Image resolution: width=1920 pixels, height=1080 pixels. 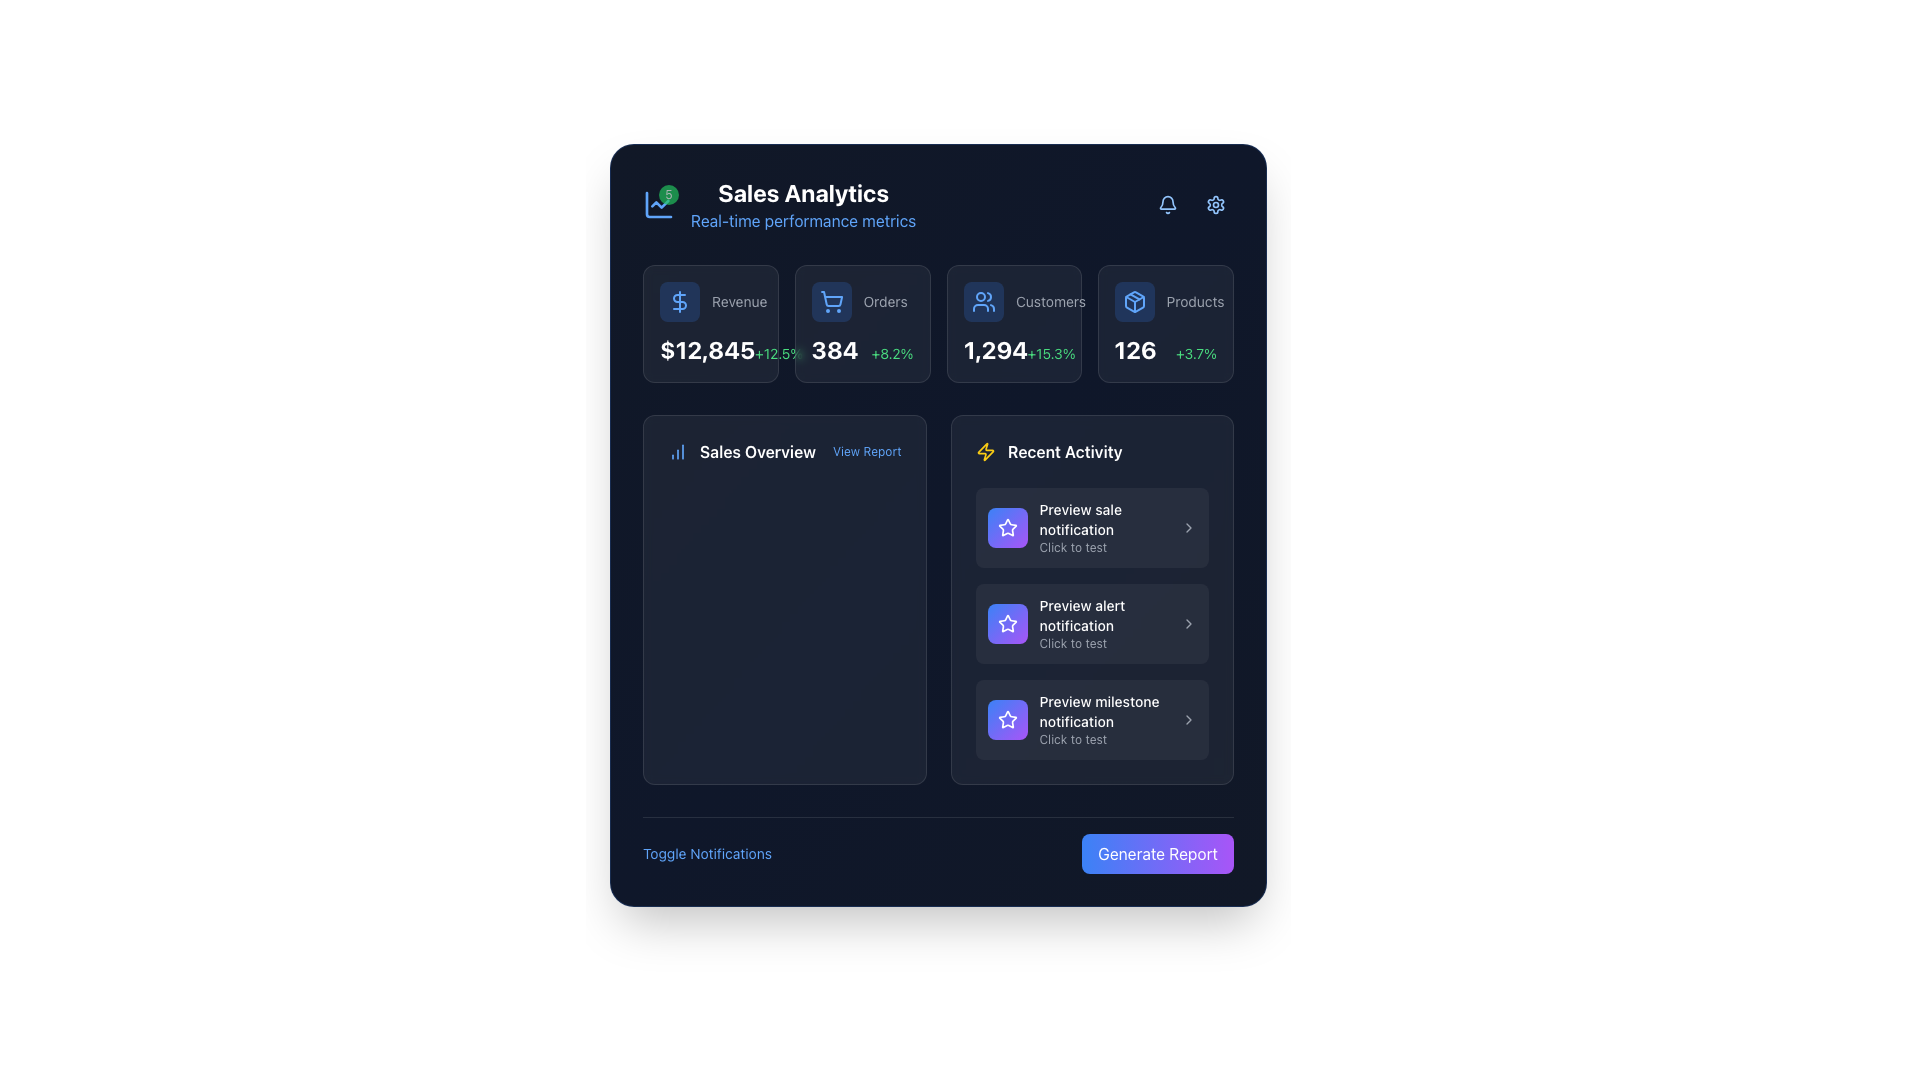 I want to click on the stylized star icon located in the 'Recent Activity' section, which is associated with the 'Preview milestone notification' item, to potentially interact with it, so click(x=1007, y=526).